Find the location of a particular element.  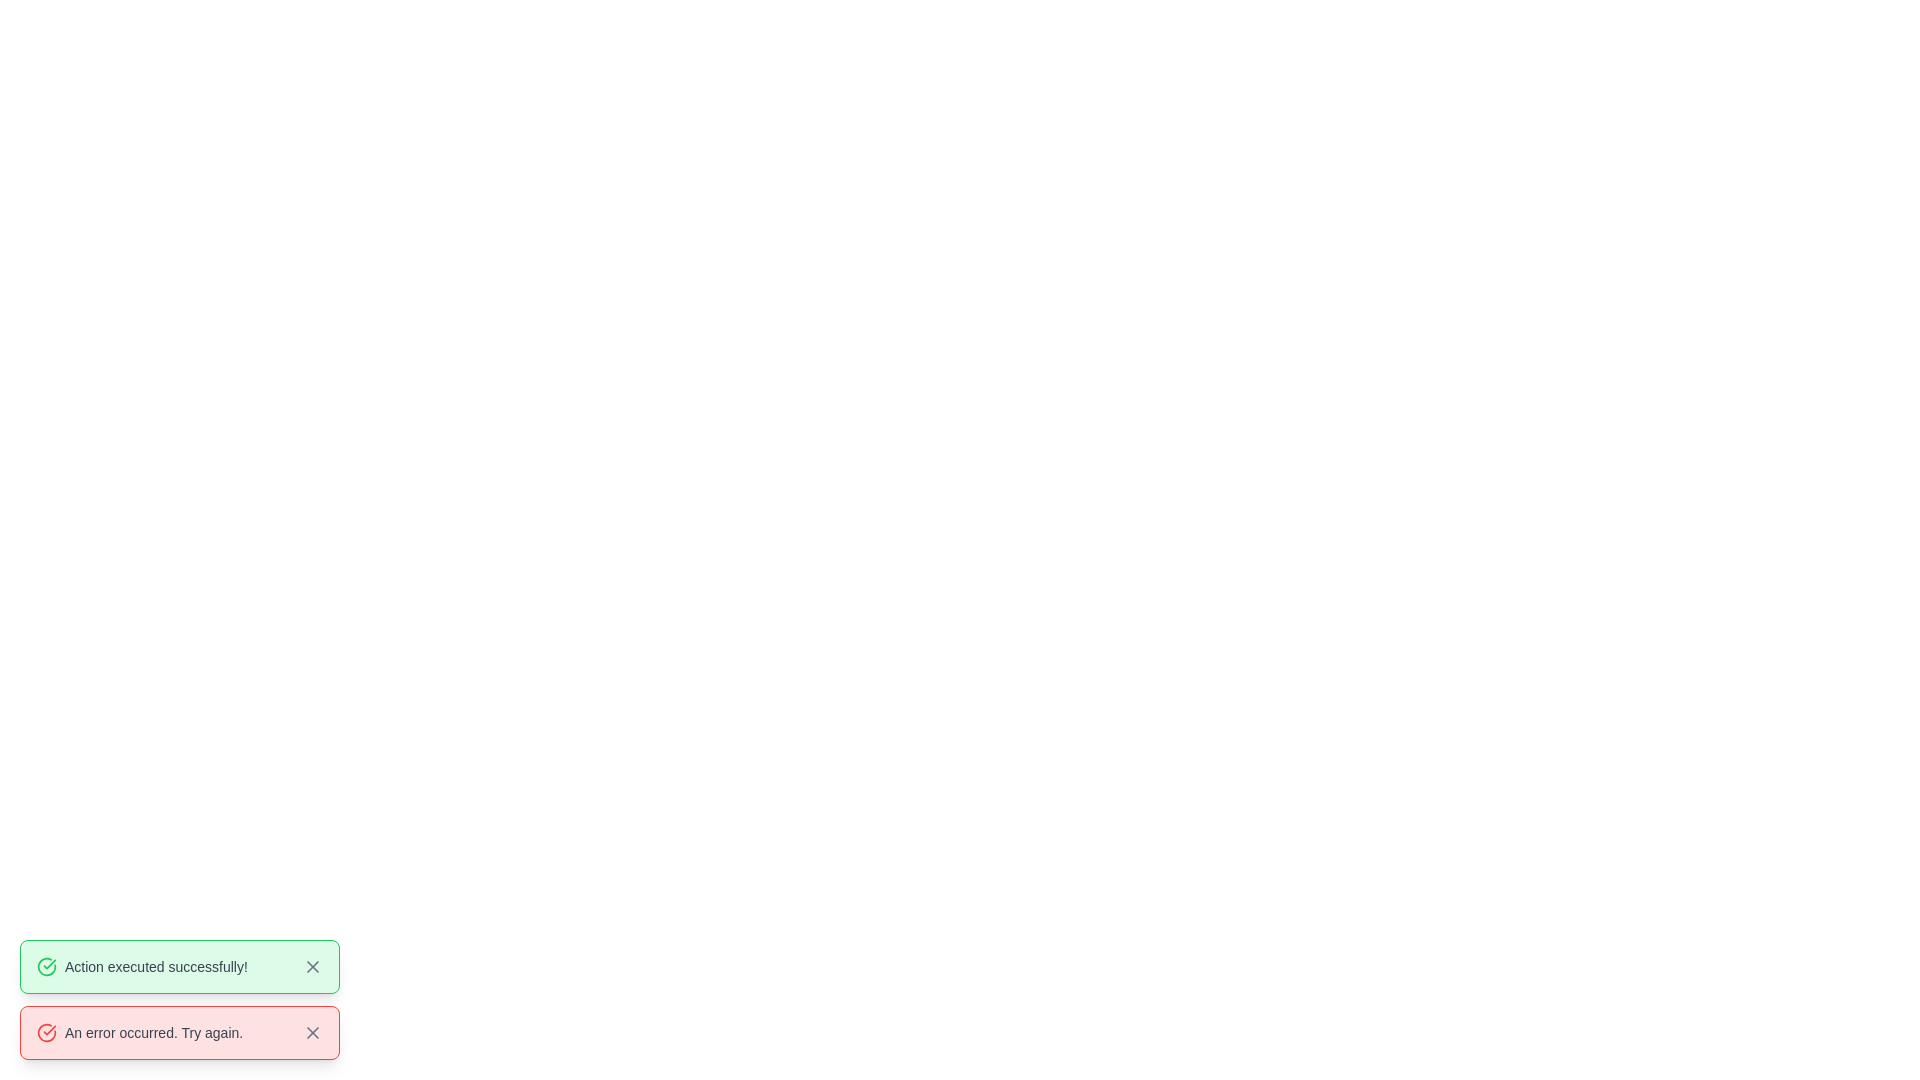

the error notification text block located at the bottom of the interface, which is to the right of a red checkmark icon is located at coordinates (153, 1033).